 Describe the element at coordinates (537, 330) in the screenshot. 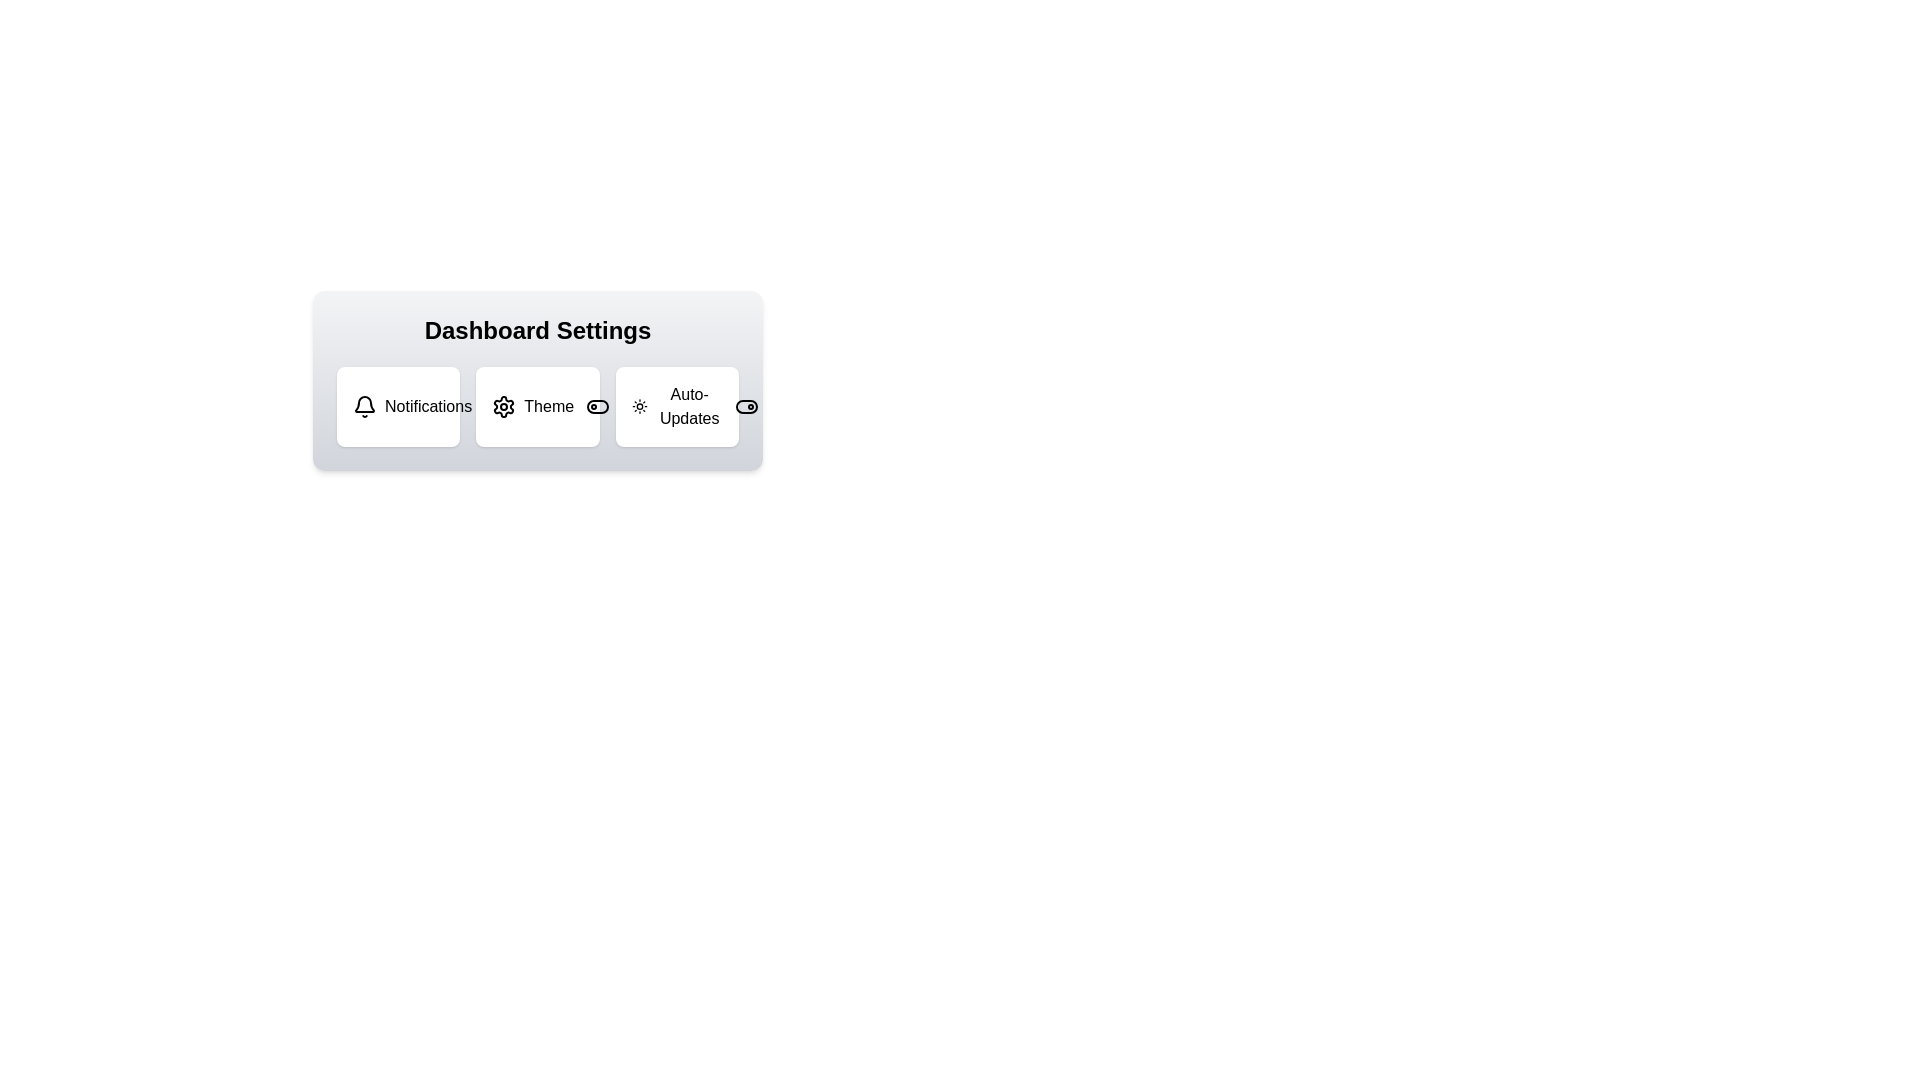

I see `the dashboard title text to interact with it` at that location.